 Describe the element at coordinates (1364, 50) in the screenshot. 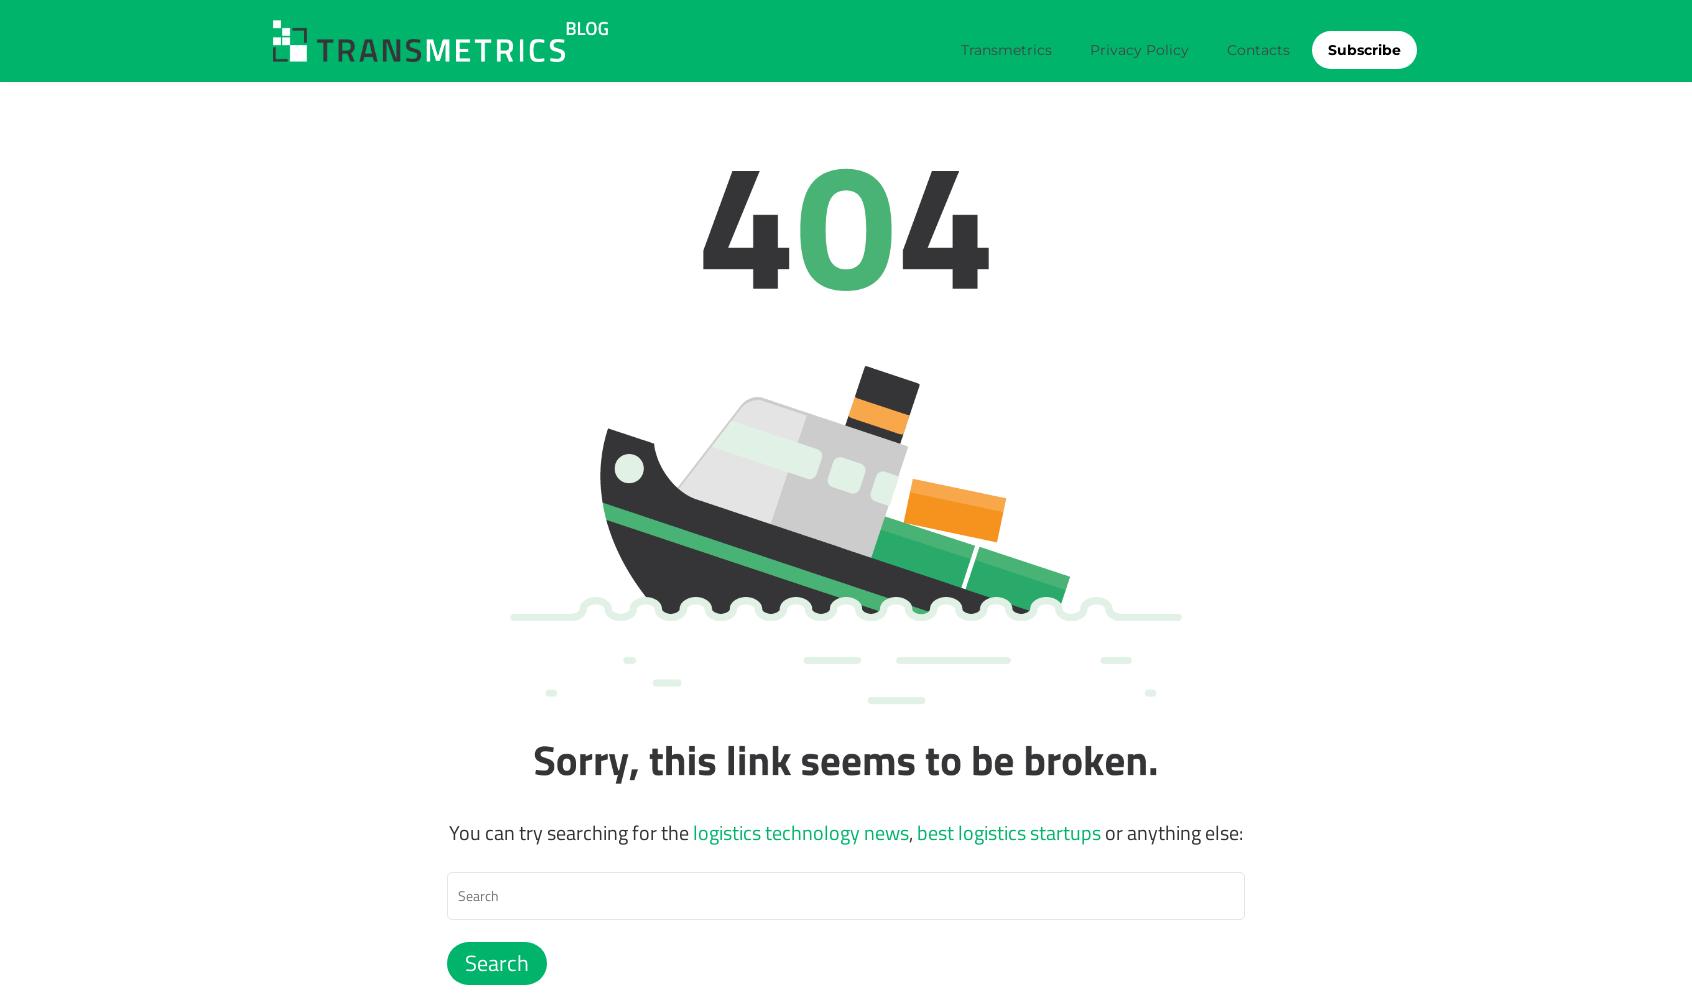

I see `'Subscribe'` at that location.